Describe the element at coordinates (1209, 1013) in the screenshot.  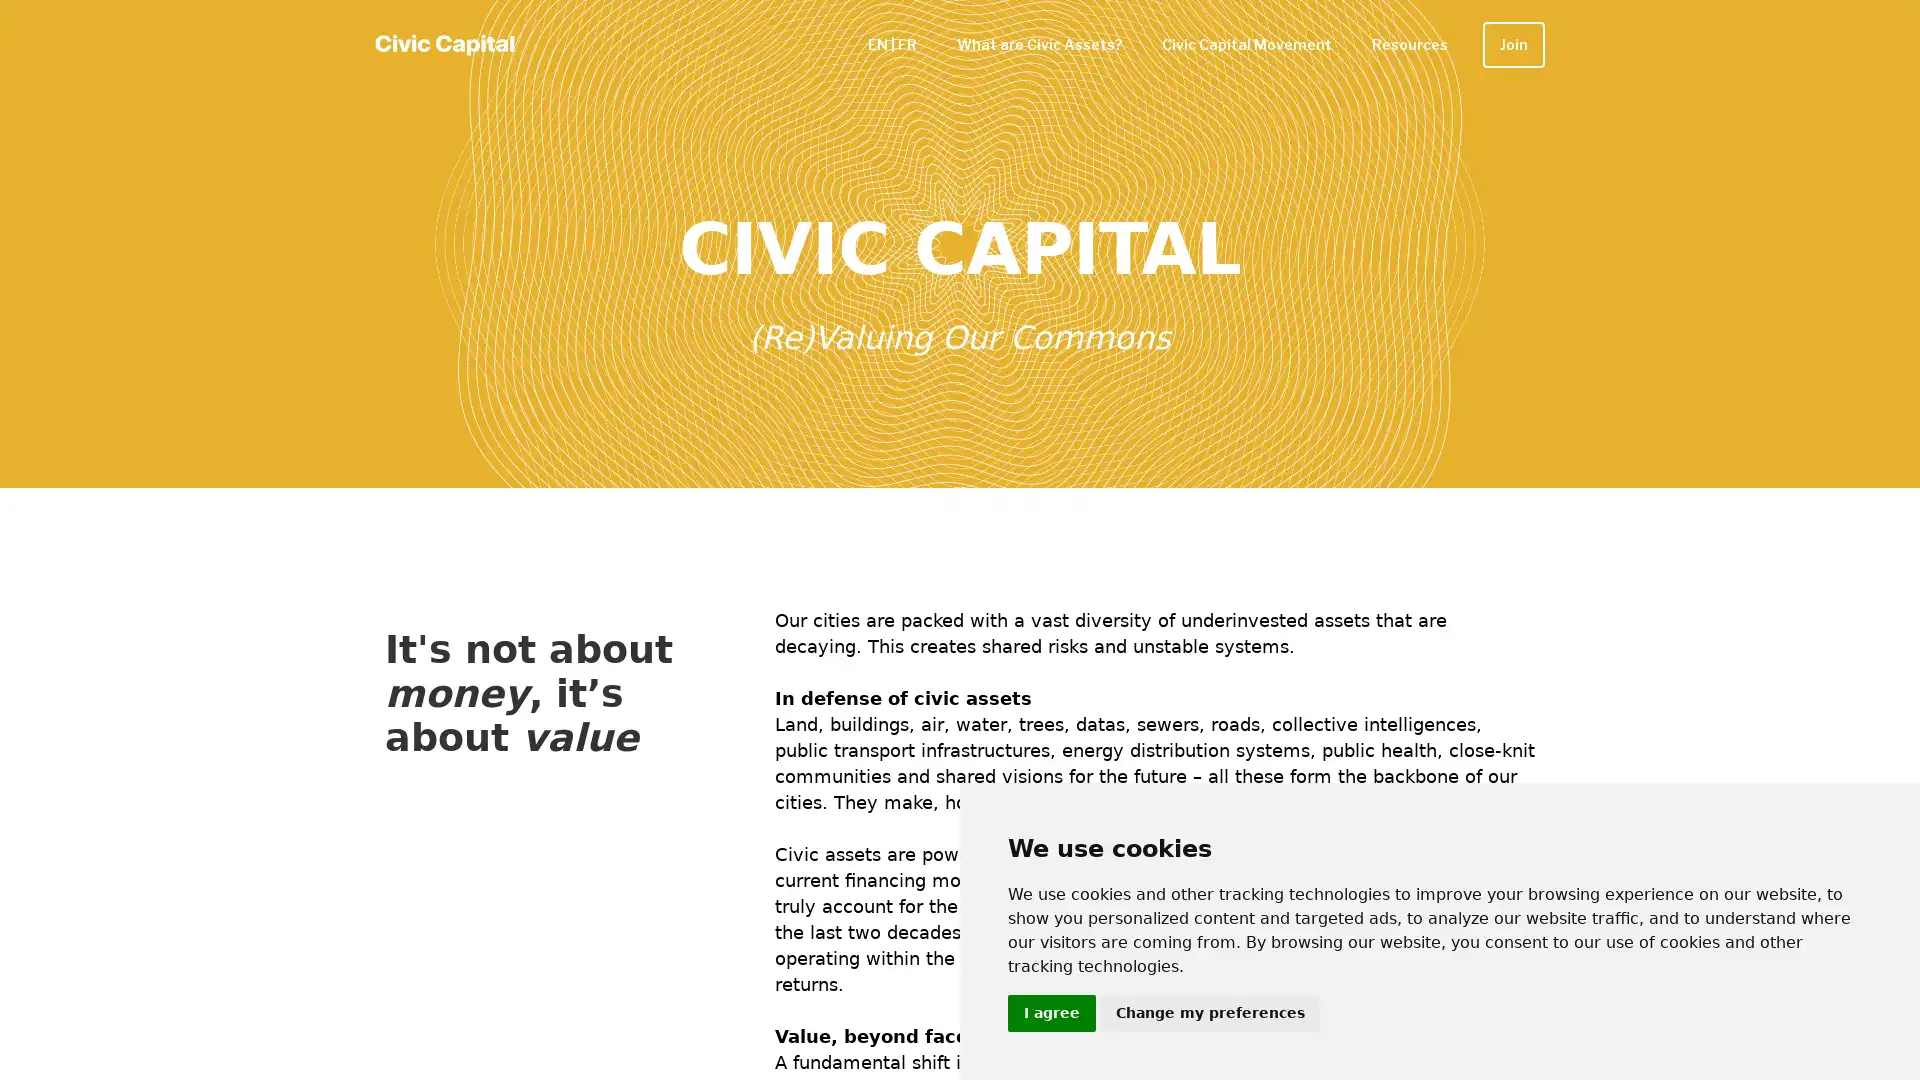
I see `Change my preferences` at that location.